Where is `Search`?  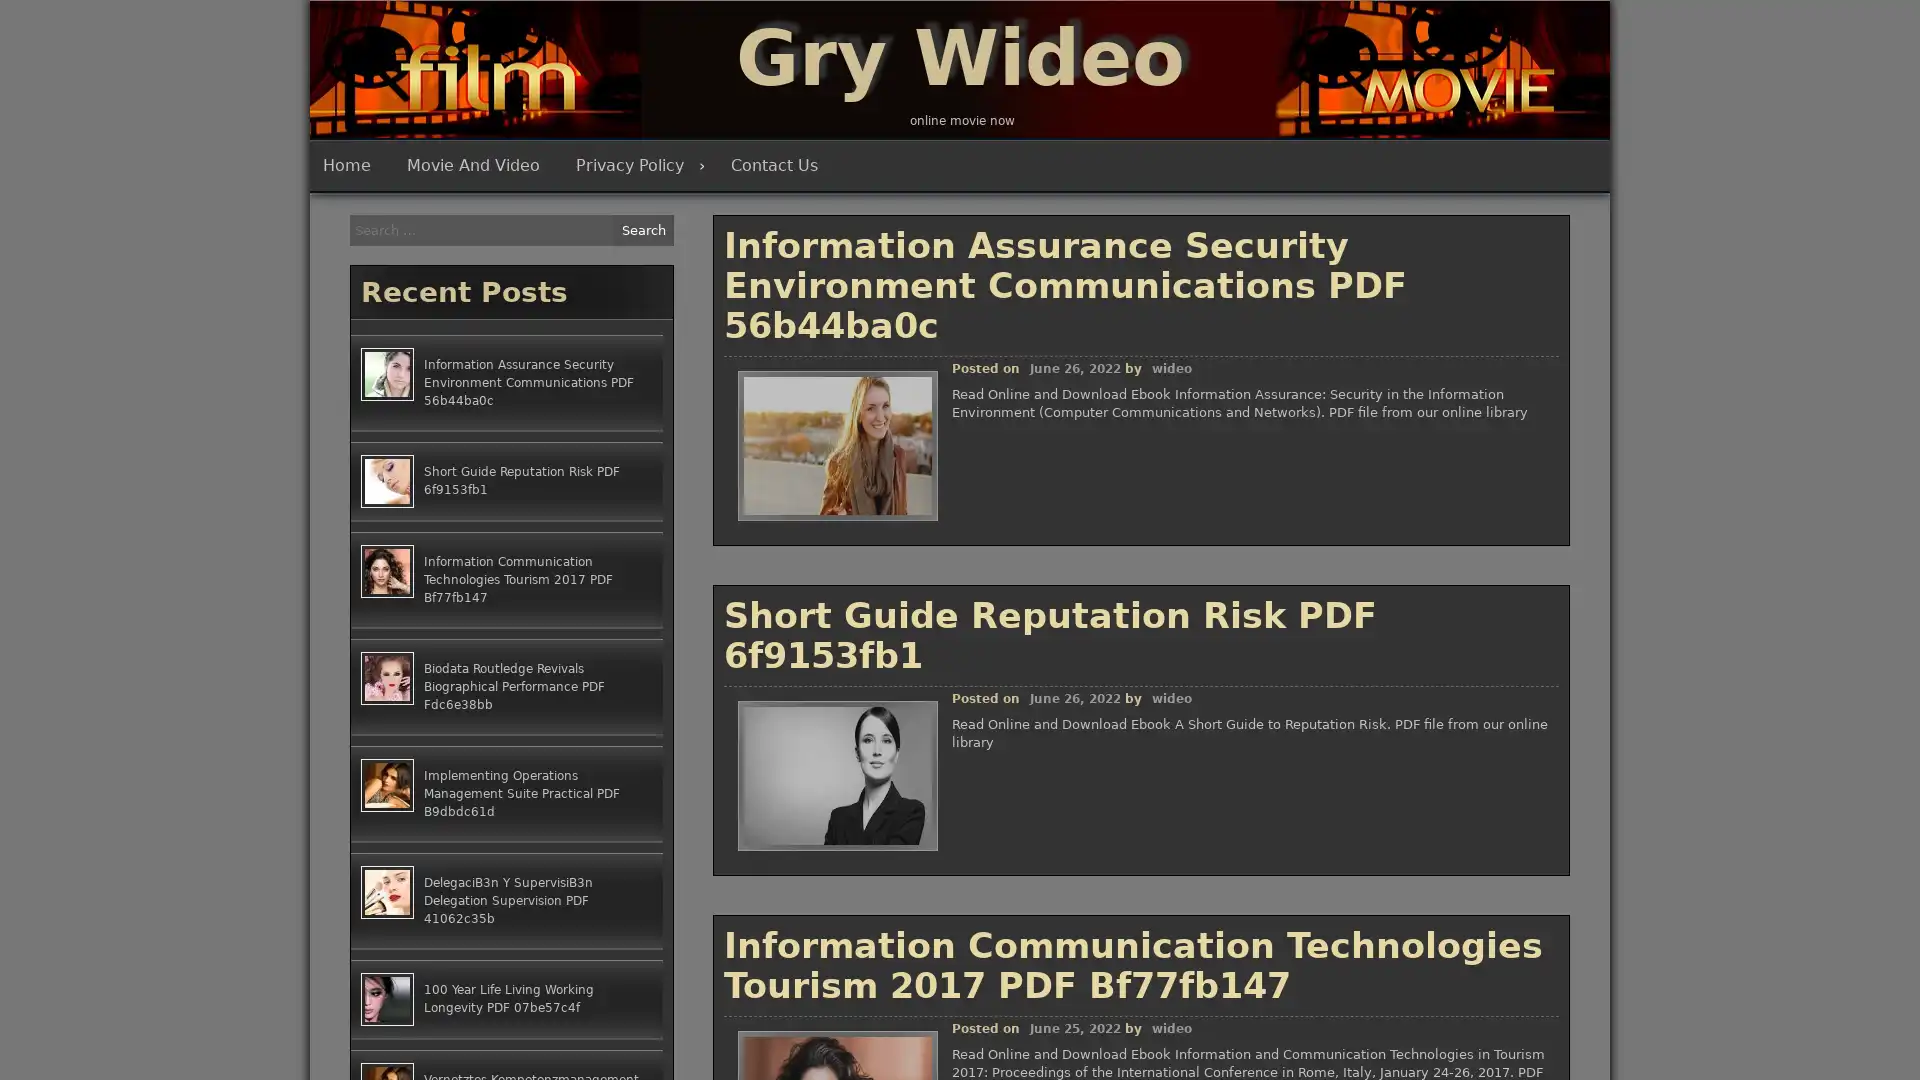 Search is located at coordinates (643, 229).